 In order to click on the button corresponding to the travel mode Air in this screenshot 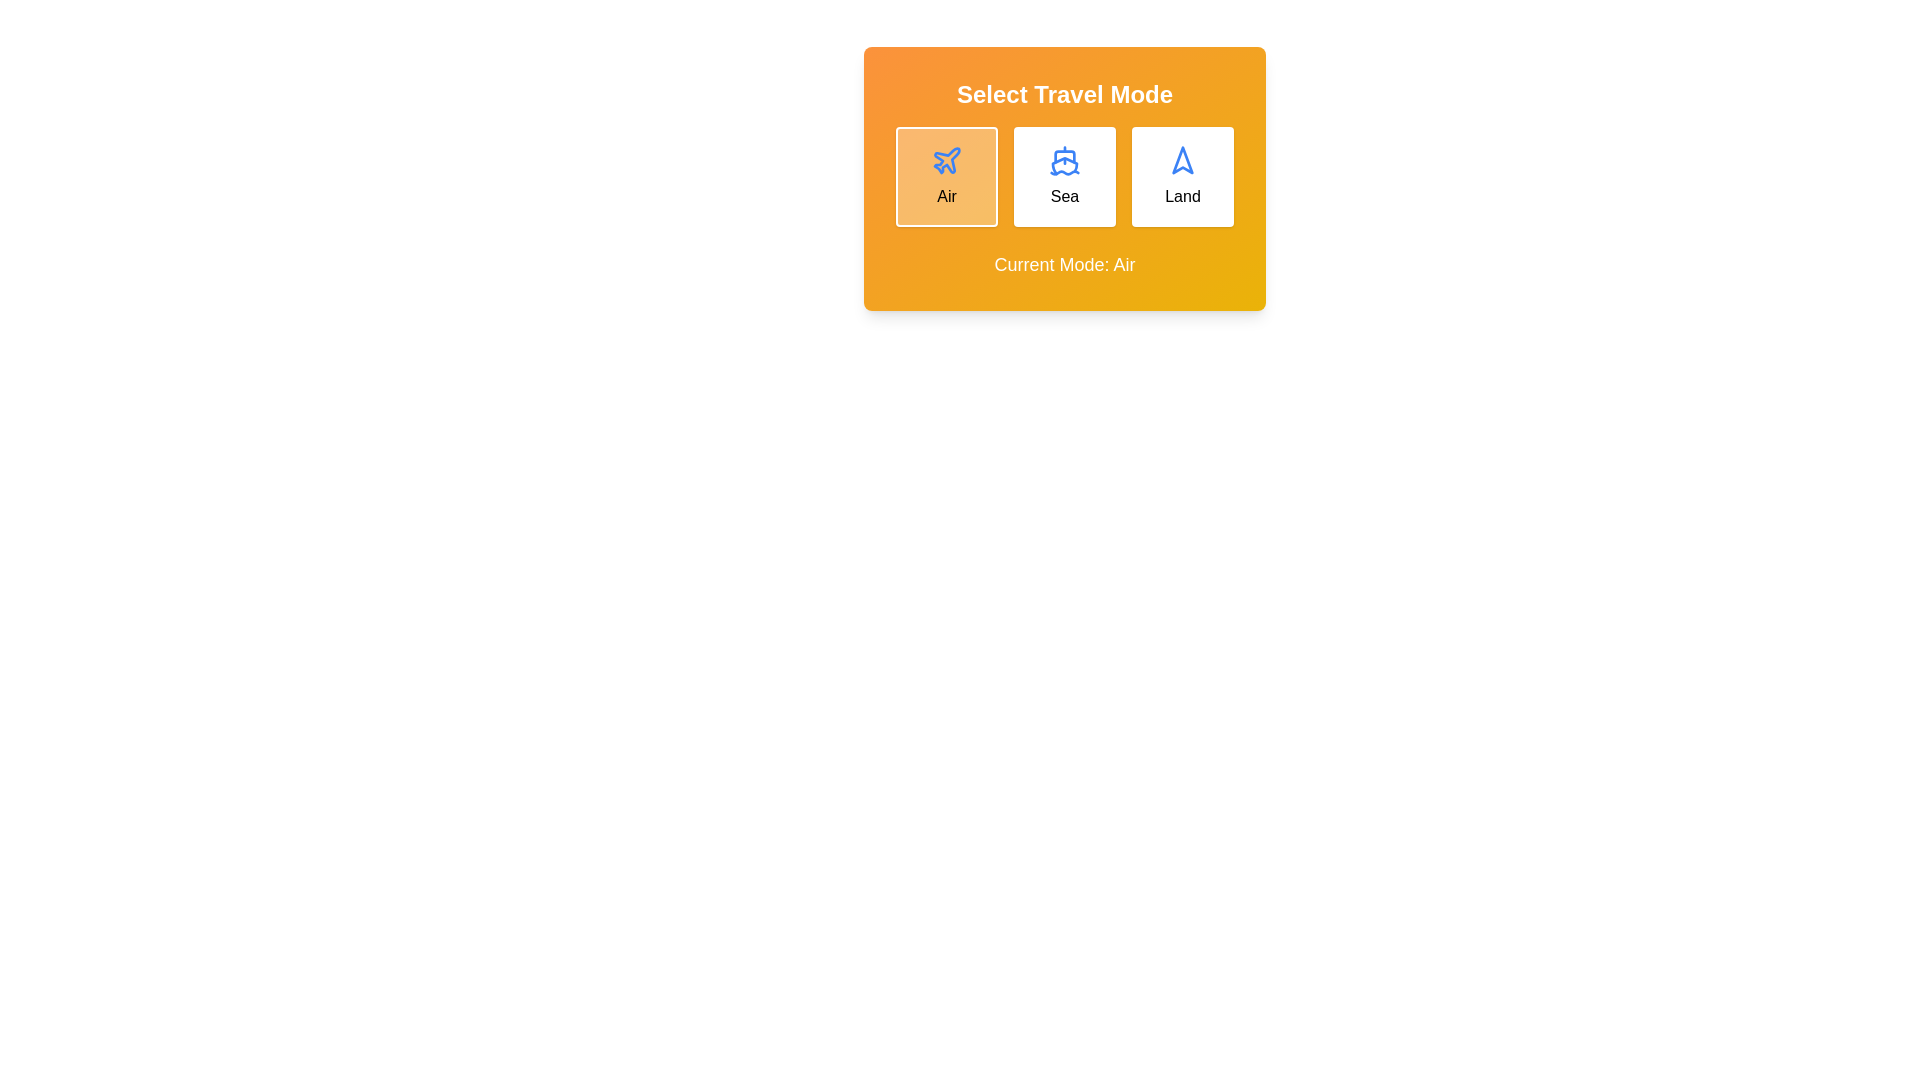, I will do `click(945, 176)`.